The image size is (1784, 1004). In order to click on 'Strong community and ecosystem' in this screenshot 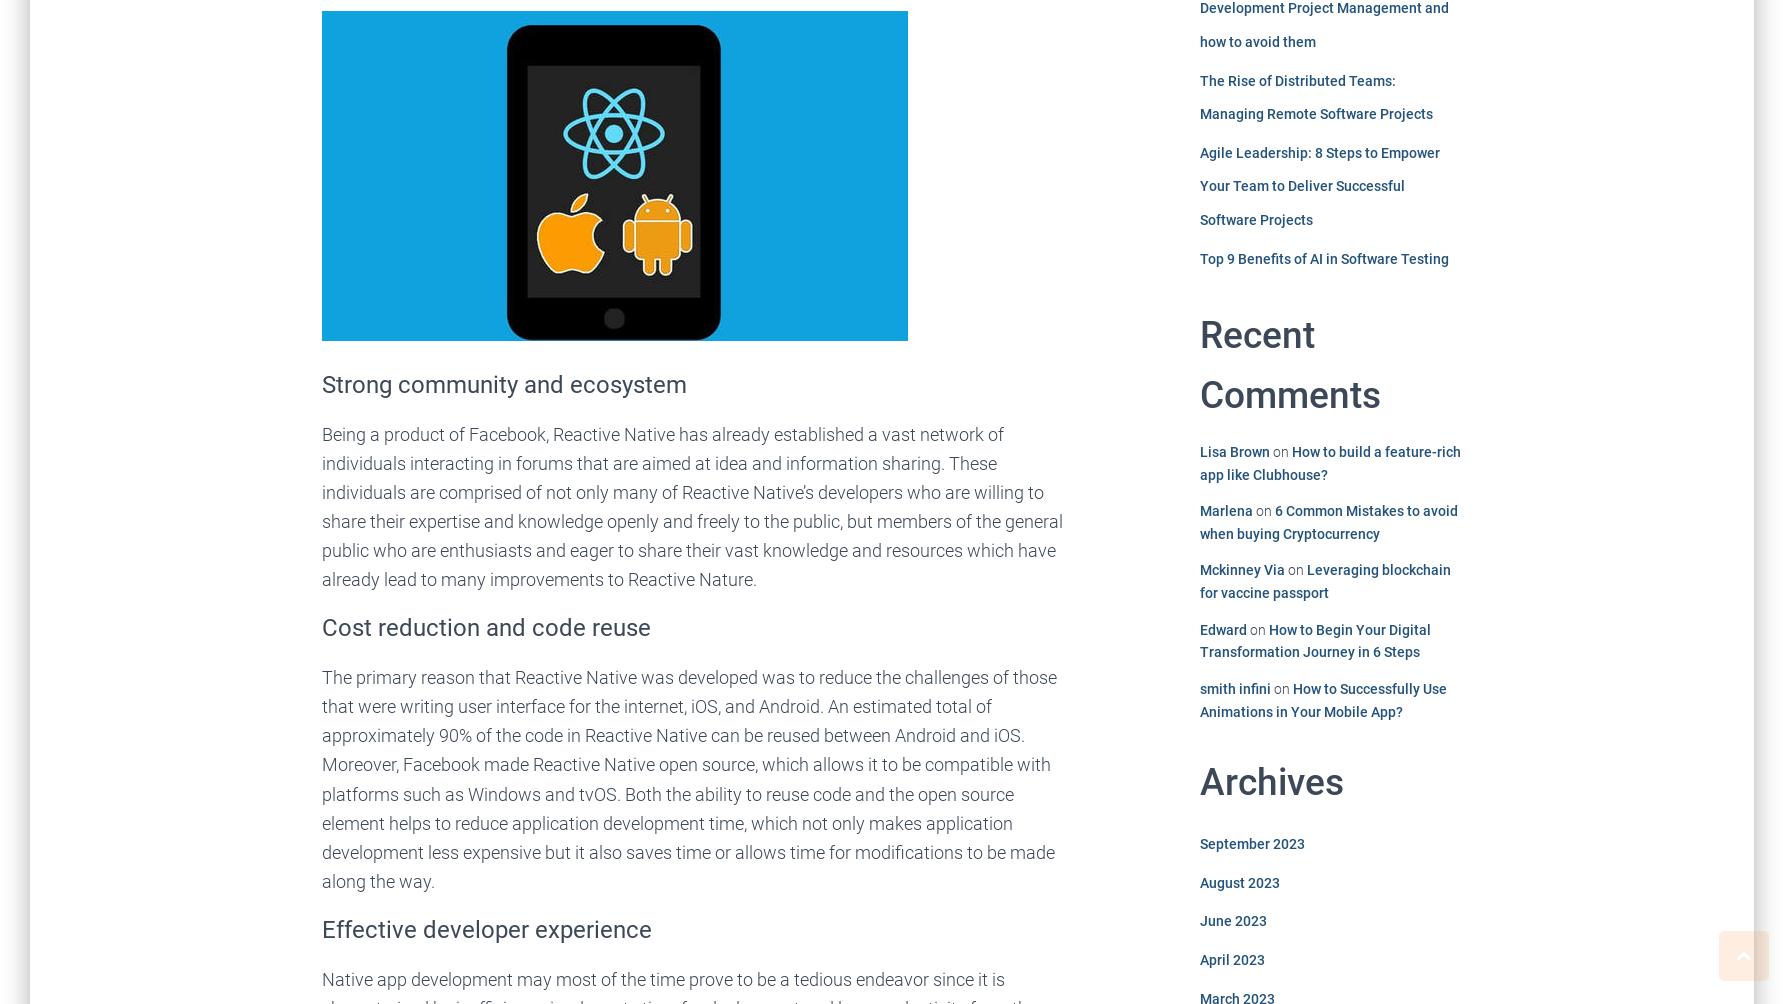, I will do `click(504, 383)`.